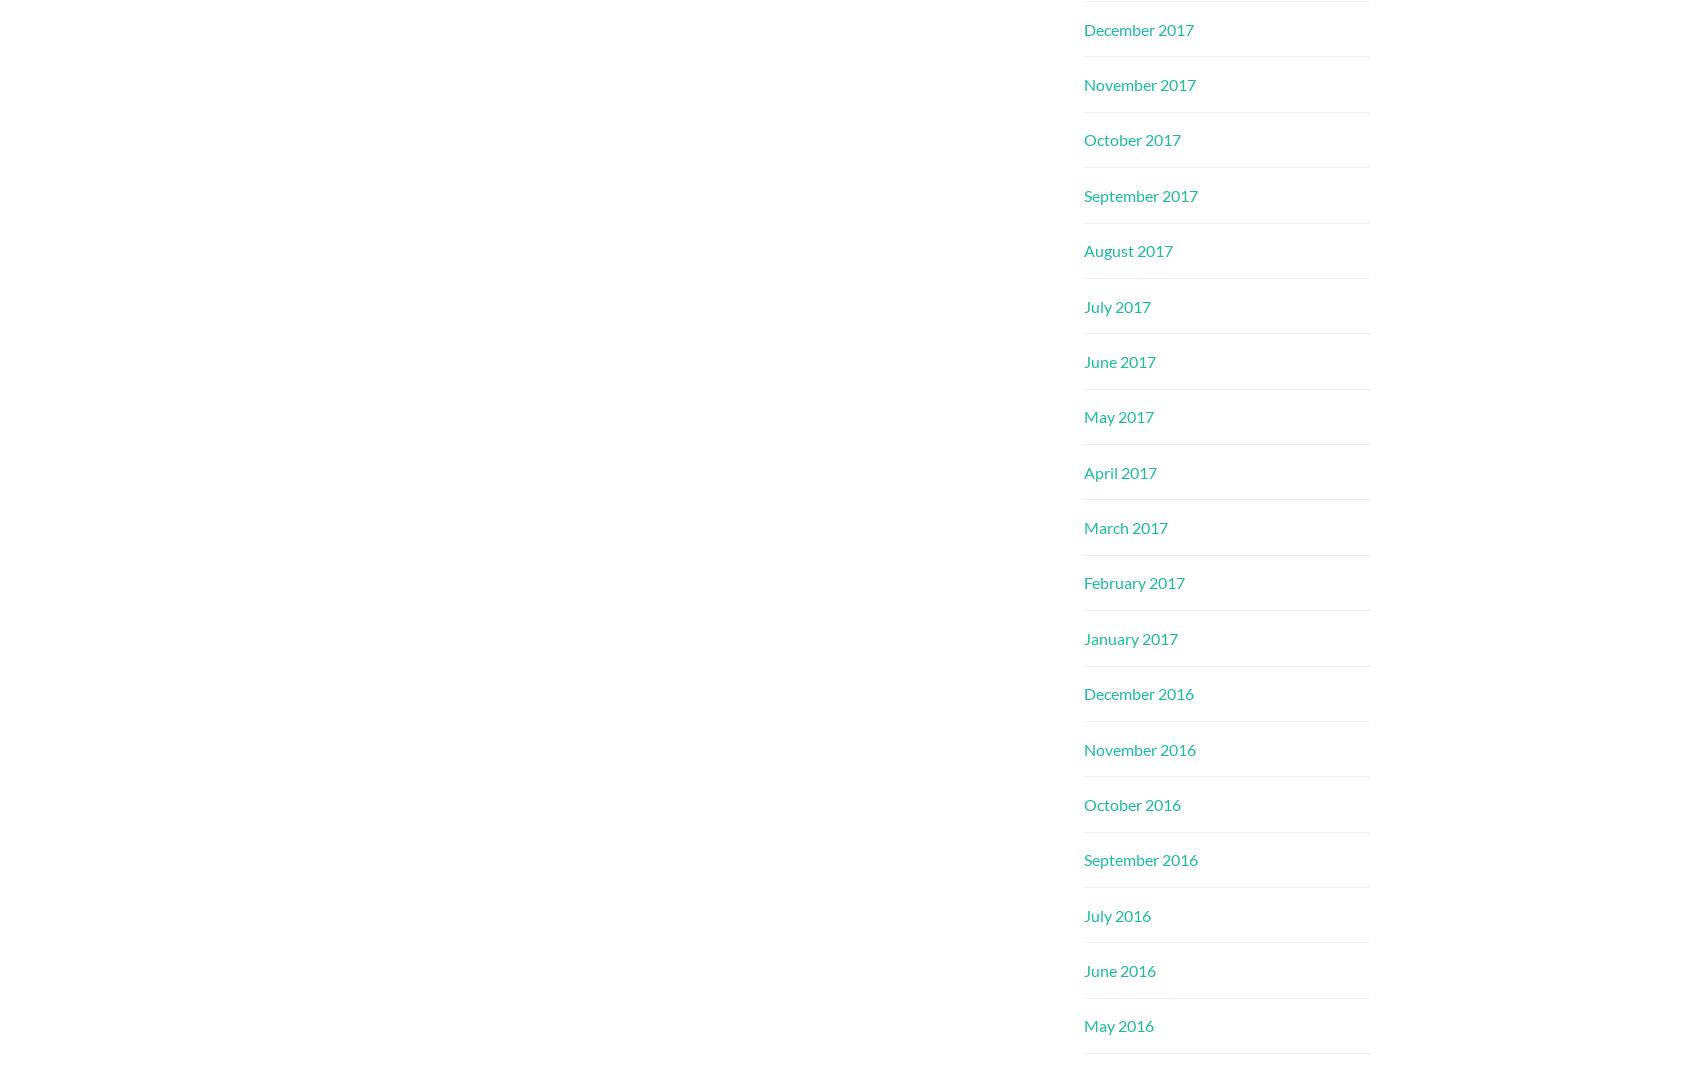 Image resolution: width=1700 pixels, height=1065 pixels. Describe the element at coordinates (1139, 693) in the screenshot. I see `'December 2016'` at that location.